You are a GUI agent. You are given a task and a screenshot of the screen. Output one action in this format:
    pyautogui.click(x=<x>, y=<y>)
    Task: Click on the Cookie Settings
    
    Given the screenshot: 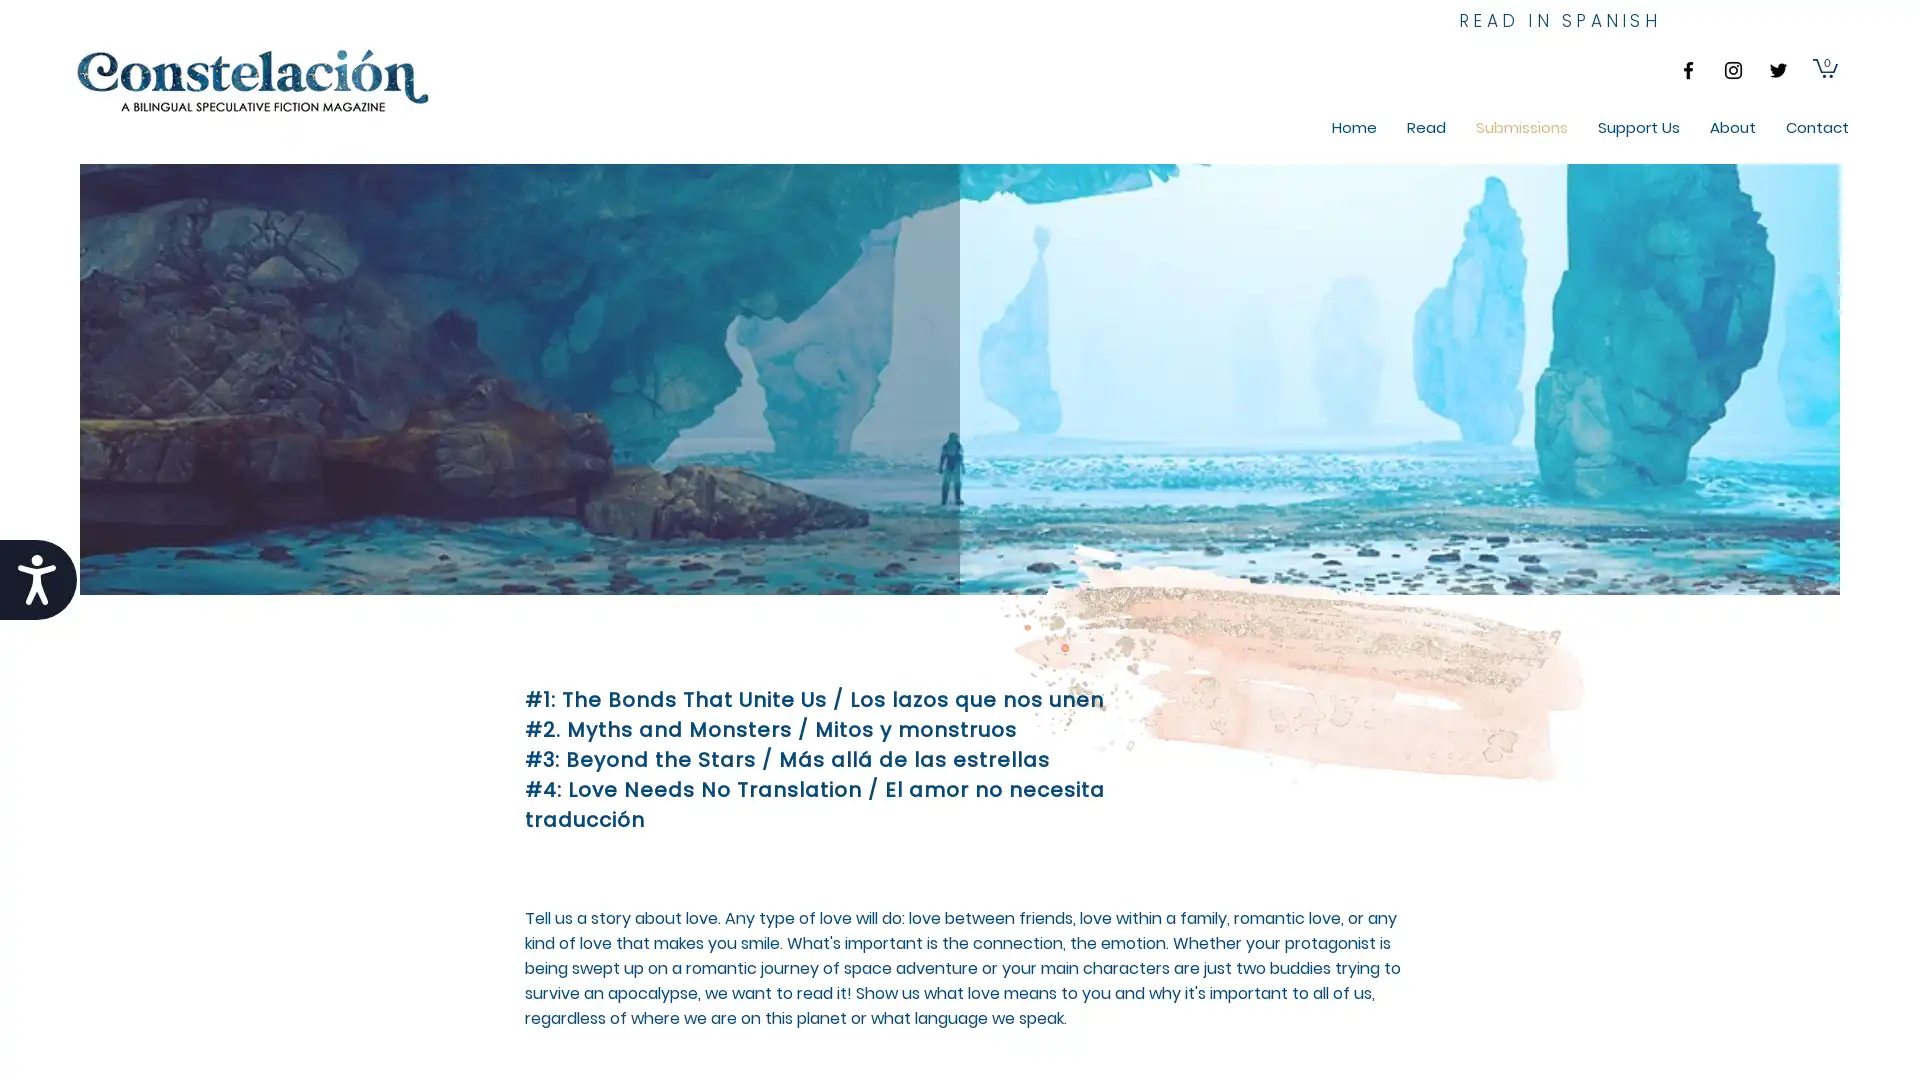 What is the action you would take?
    pyautogui.click(x=1703, y=1044)
    